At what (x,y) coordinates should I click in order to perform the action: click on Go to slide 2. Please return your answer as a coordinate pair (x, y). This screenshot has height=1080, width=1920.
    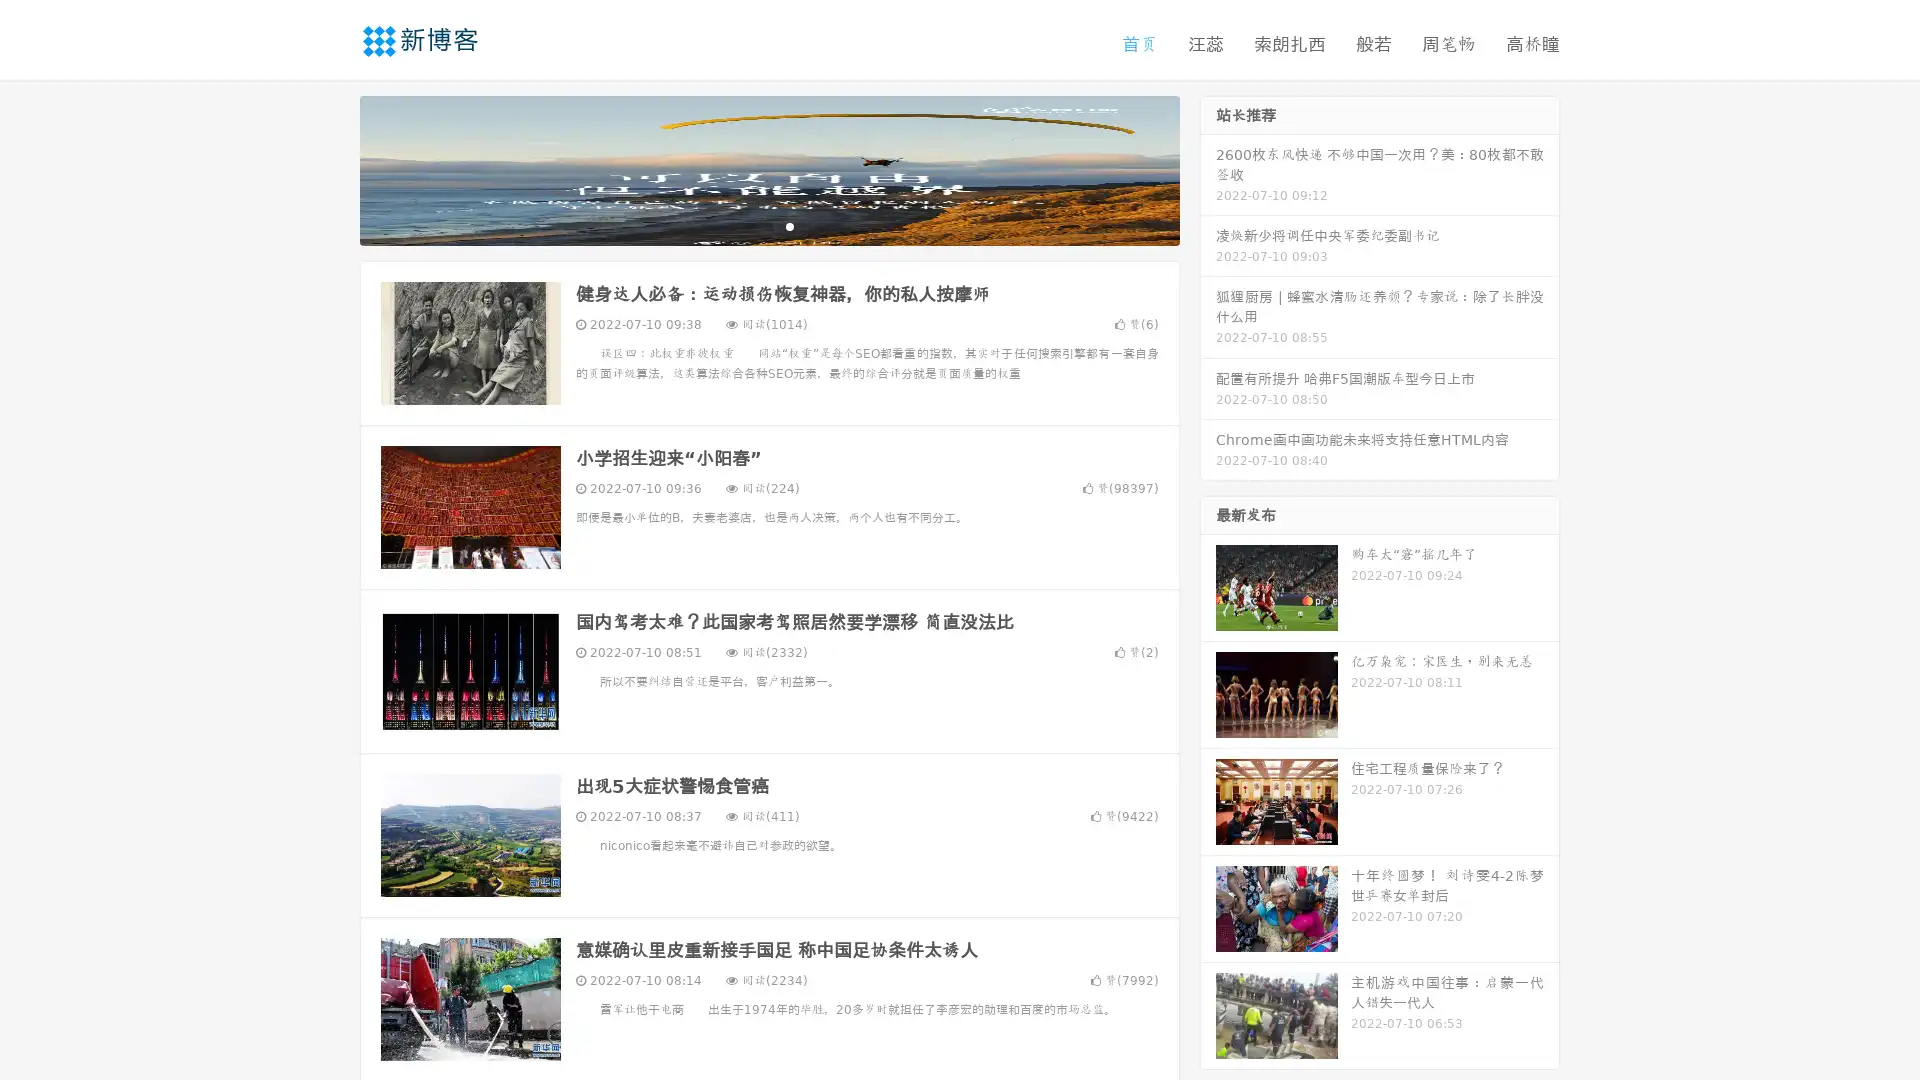
    Looking at the image, I should click on (768, 225).